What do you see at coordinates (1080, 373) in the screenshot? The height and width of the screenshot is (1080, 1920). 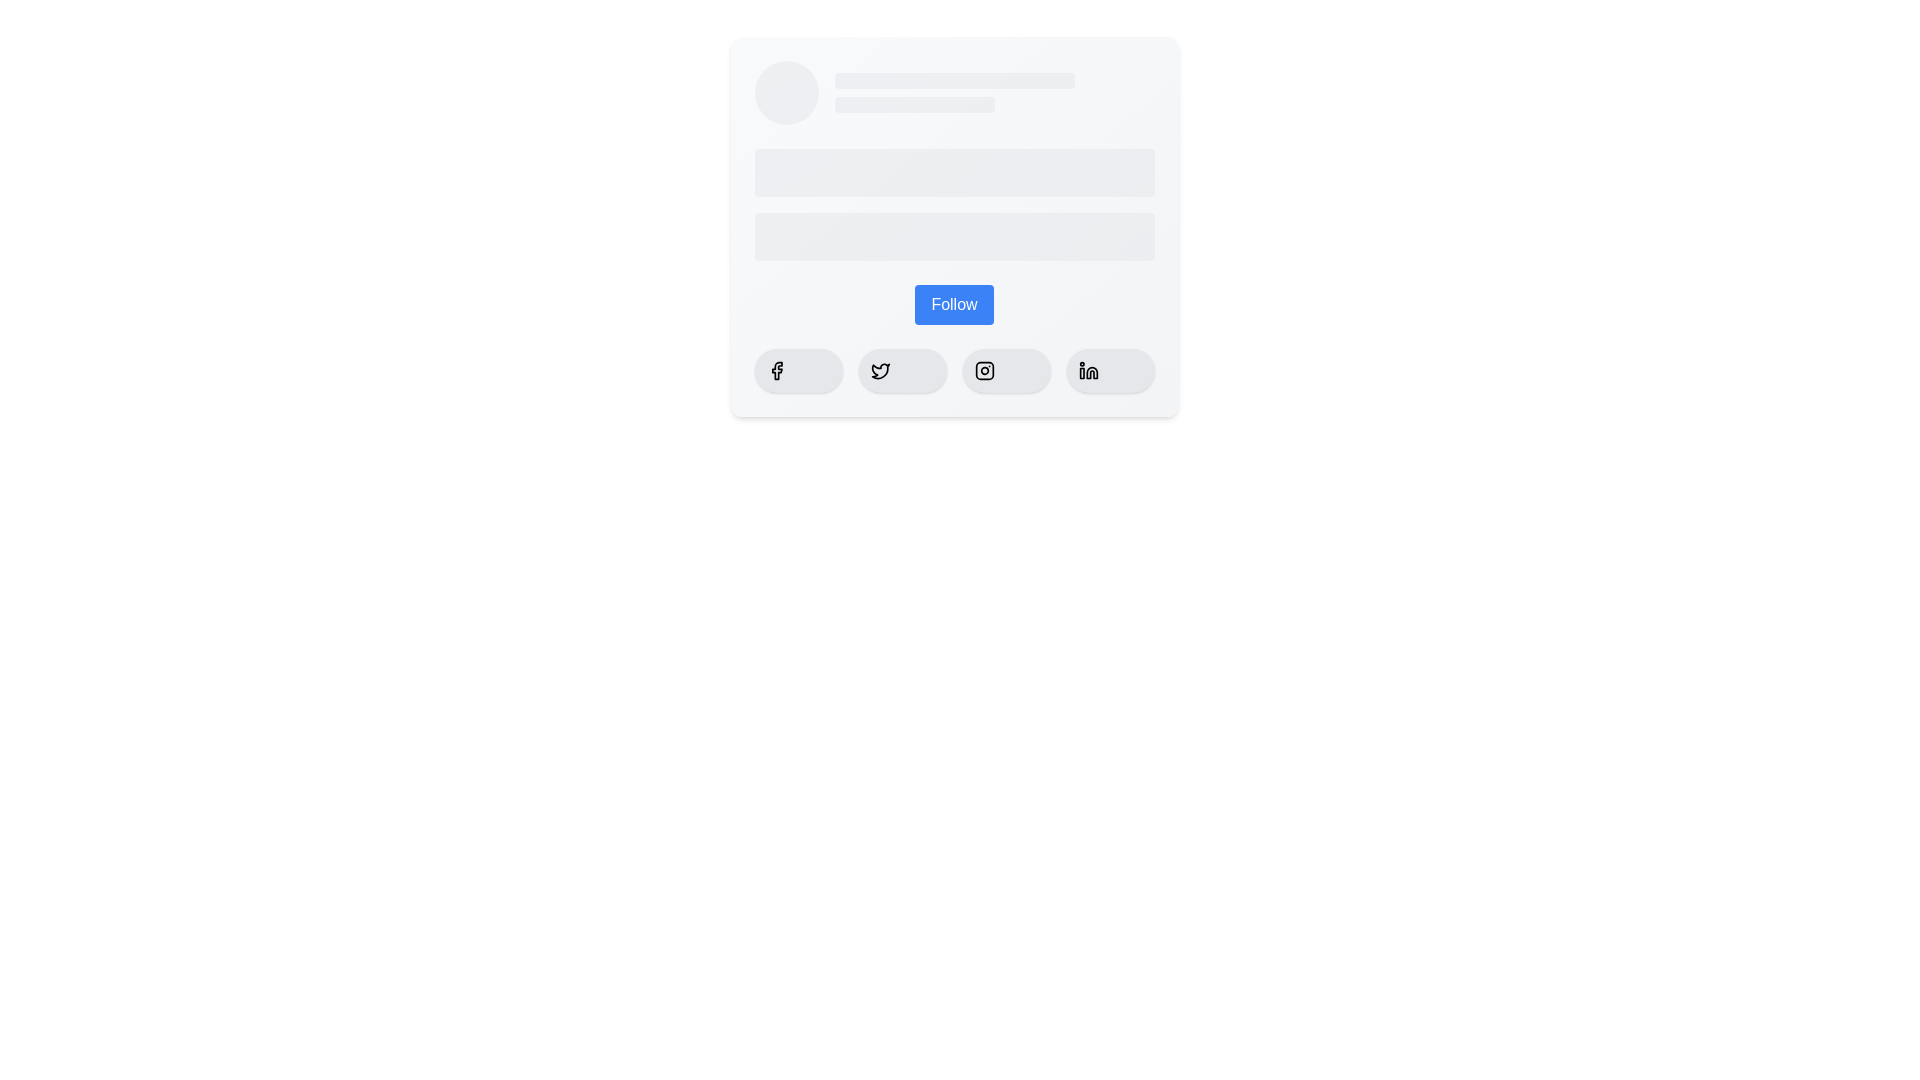 I see `the decorative UI component of the LinkedIn icon, which is part of the vertical bar in the 'in' character, located within the fourth interactive element of the social media link set beneath the 'Follow' button` at bounding box center [1080, 373].